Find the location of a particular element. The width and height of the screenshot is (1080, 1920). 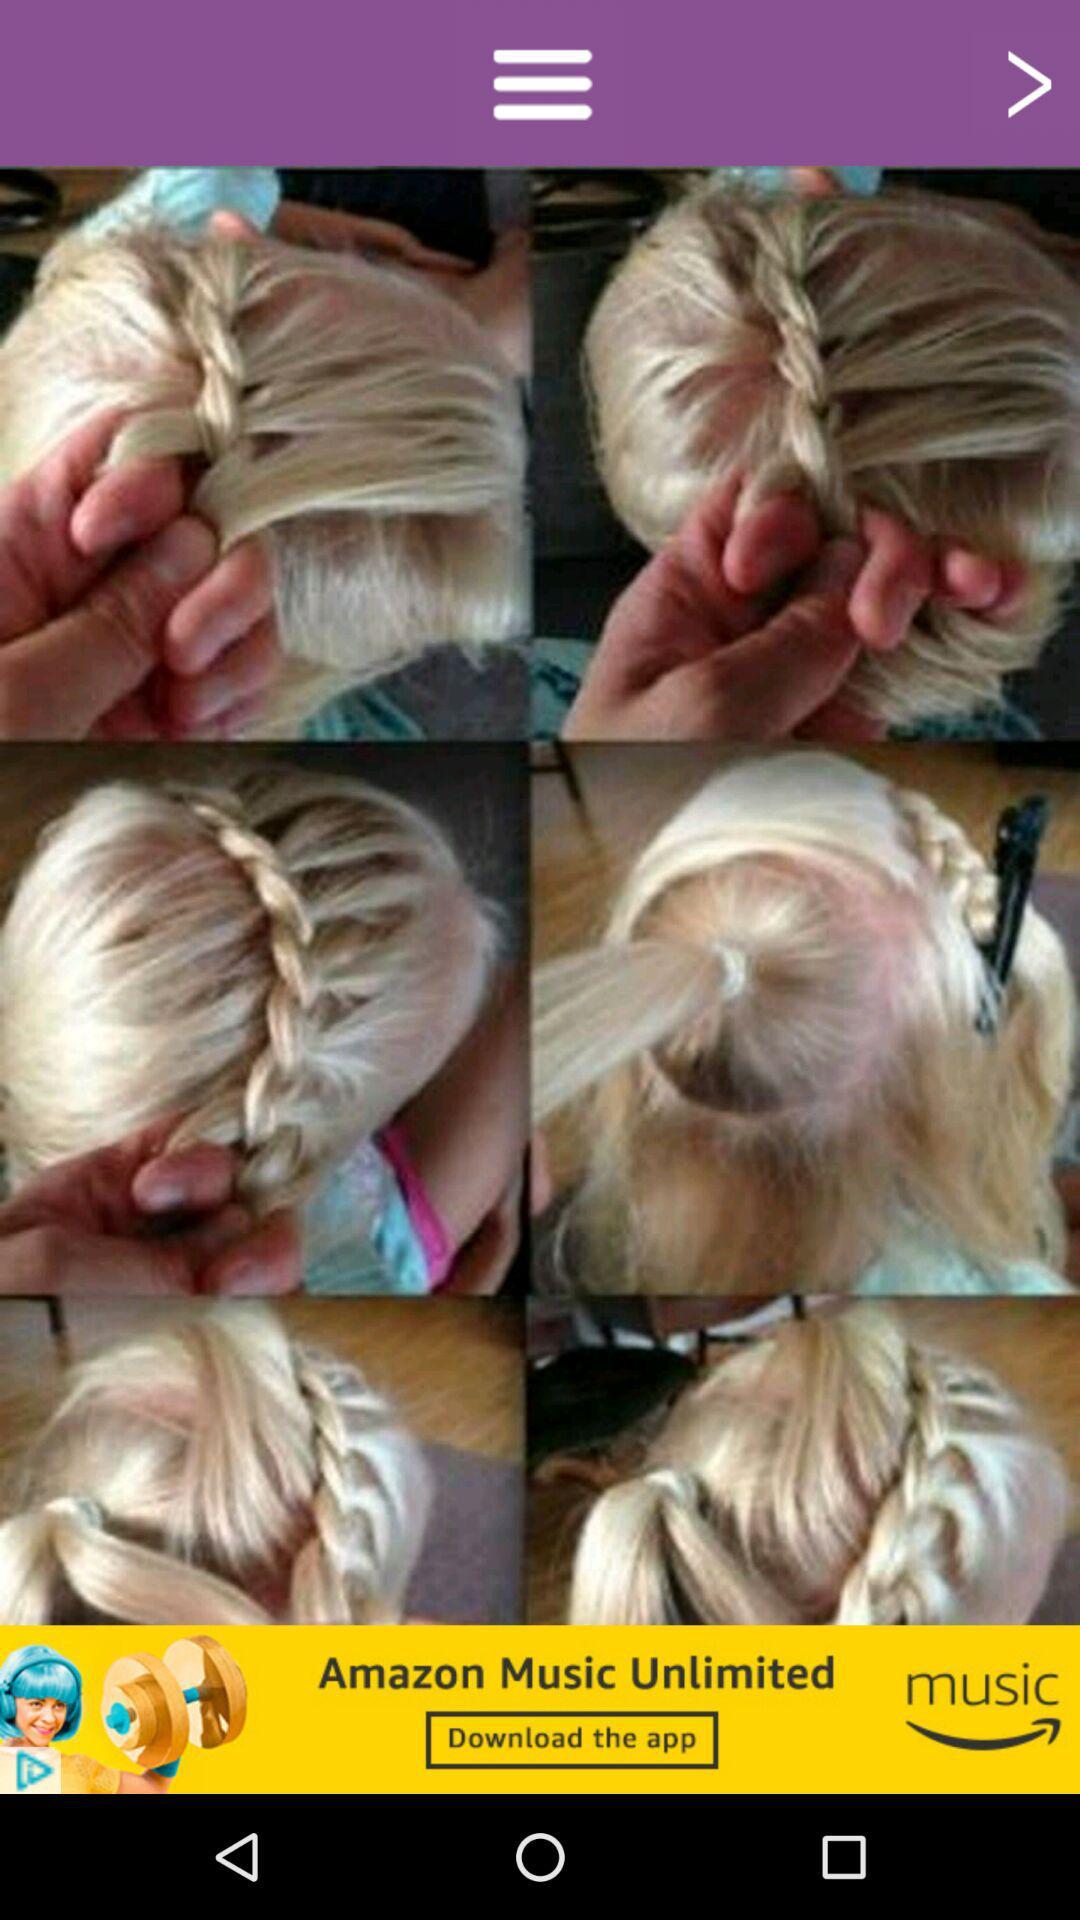

advance to the next slide is located at coordinates (1026, 81).